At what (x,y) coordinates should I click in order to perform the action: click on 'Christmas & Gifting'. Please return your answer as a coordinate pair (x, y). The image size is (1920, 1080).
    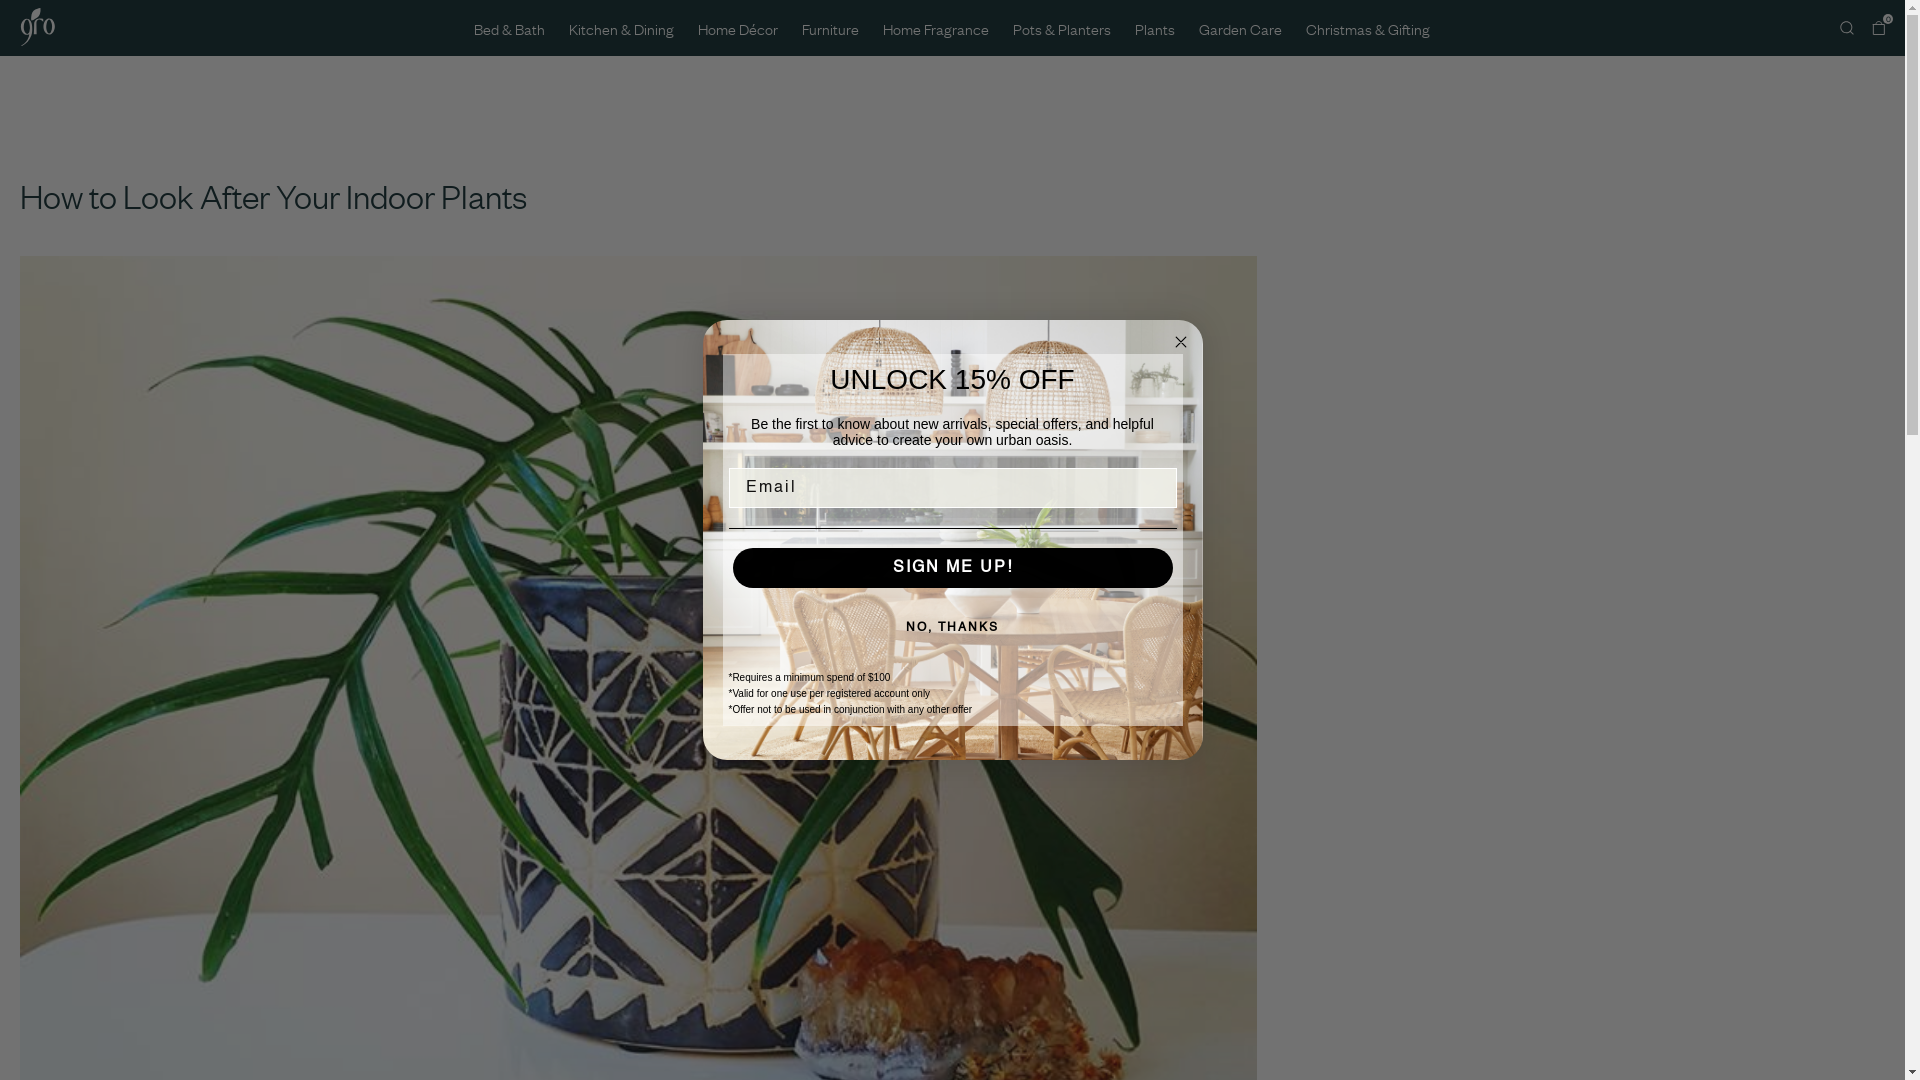
    Looking at the image, I should click on (1305, 27).